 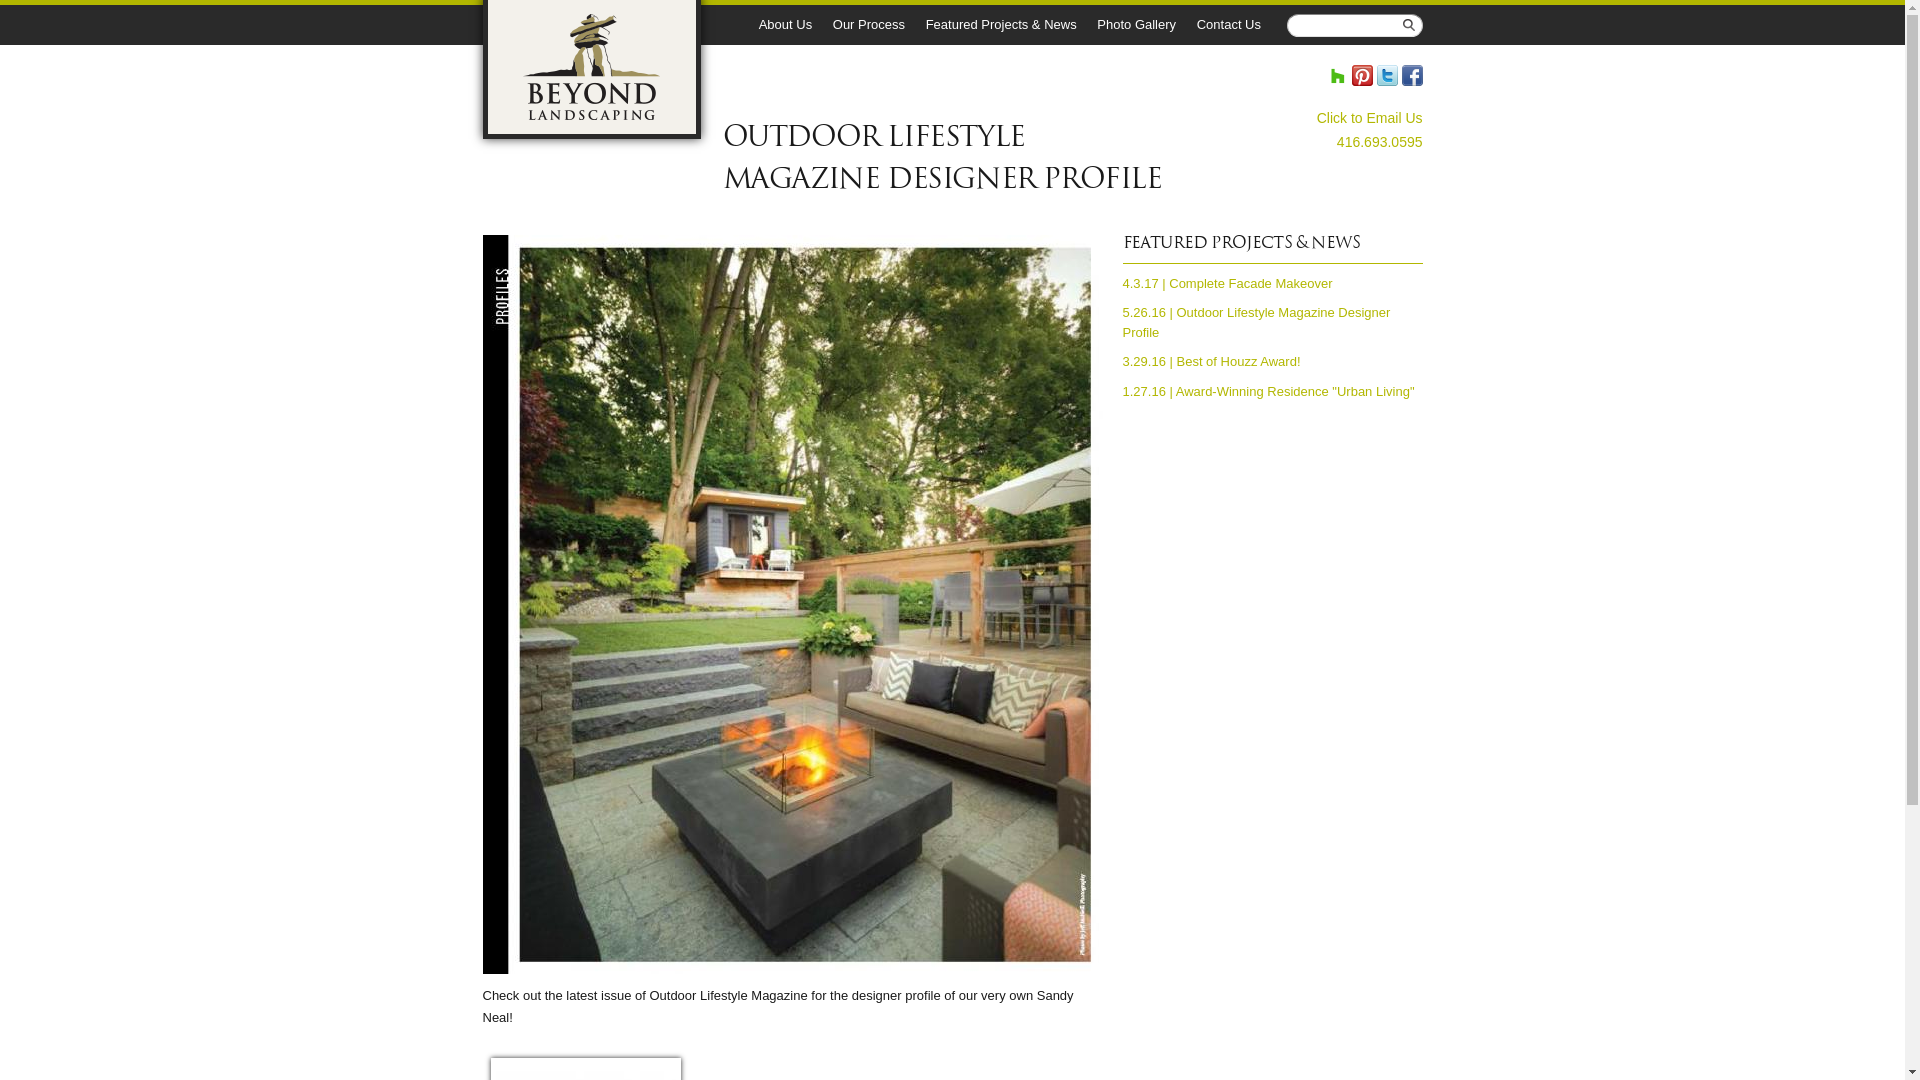 What do you see at coordinates (1337, 141) in the screenshot?
I see `'416.693.0595'` at bounding box center [1337, 141].